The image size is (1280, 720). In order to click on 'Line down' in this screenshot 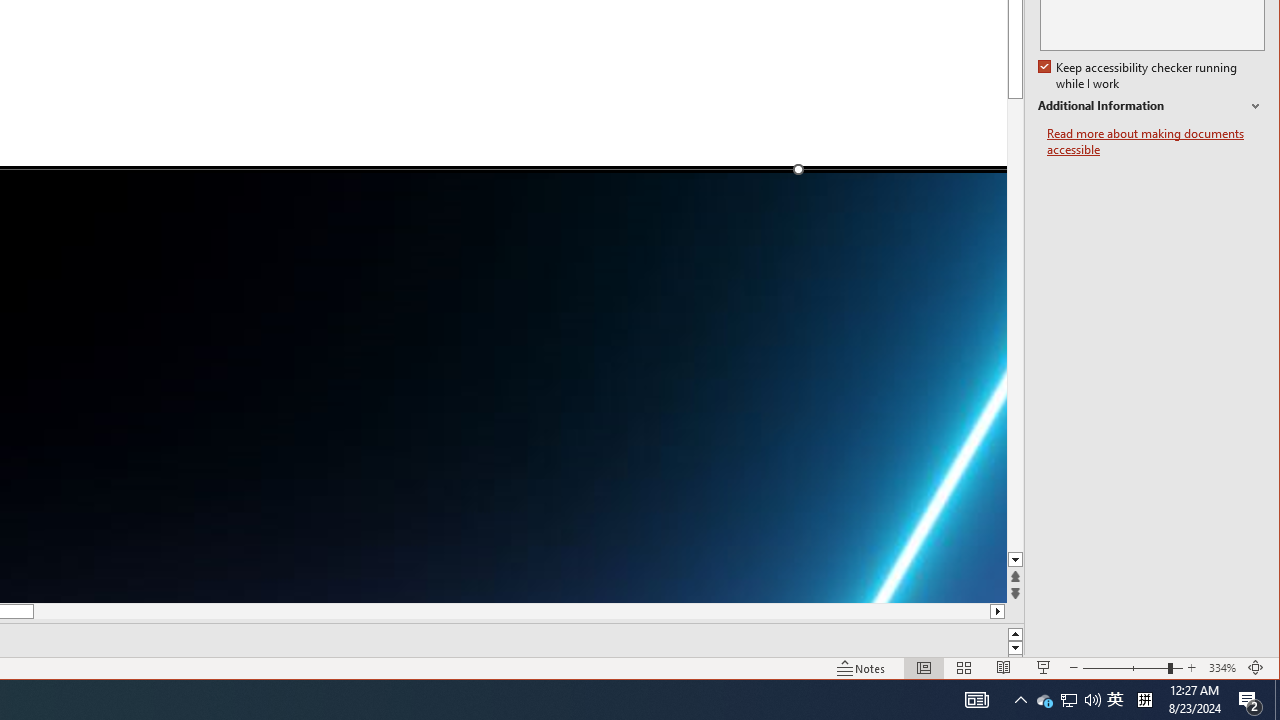, I will do `click(1015, 560)`.